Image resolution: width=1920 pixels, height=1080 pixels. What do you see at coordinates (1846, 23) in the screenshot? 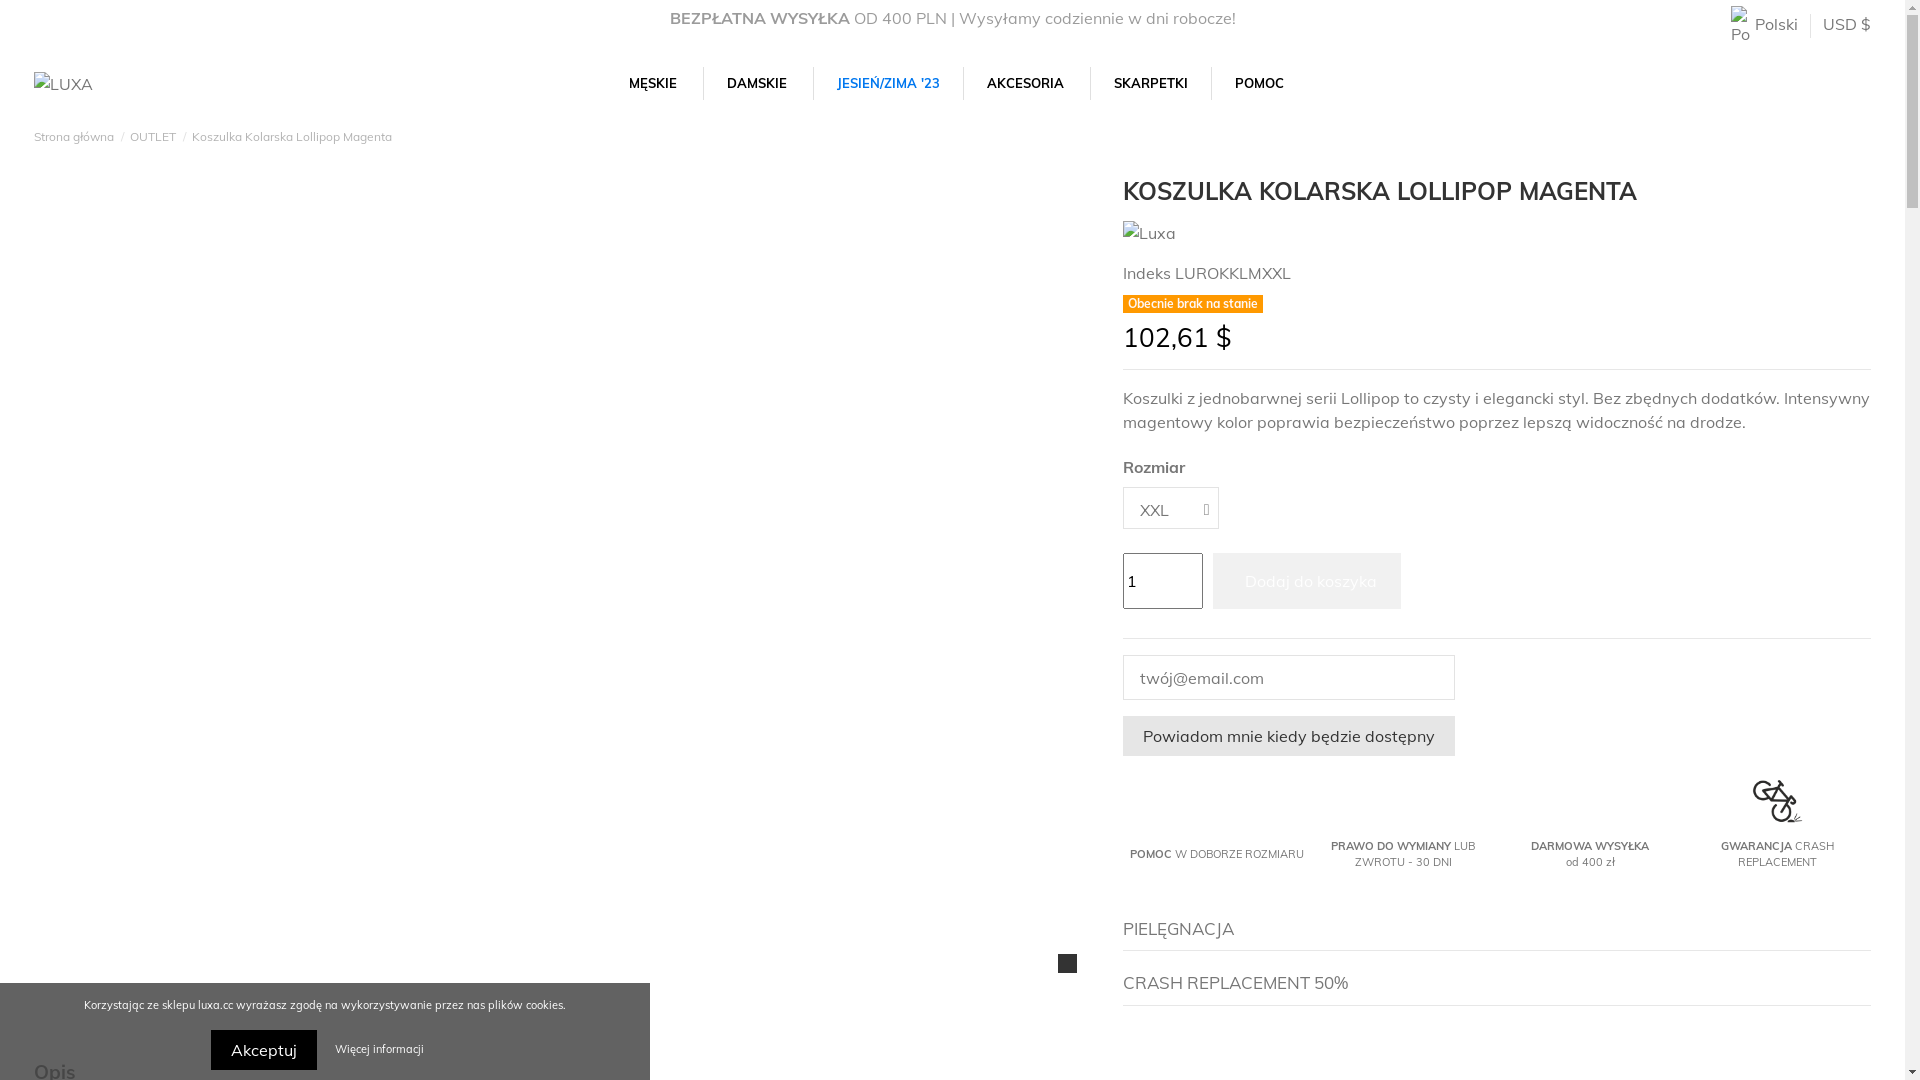
I see `'USD $'` at bounding box center [1846, 23].